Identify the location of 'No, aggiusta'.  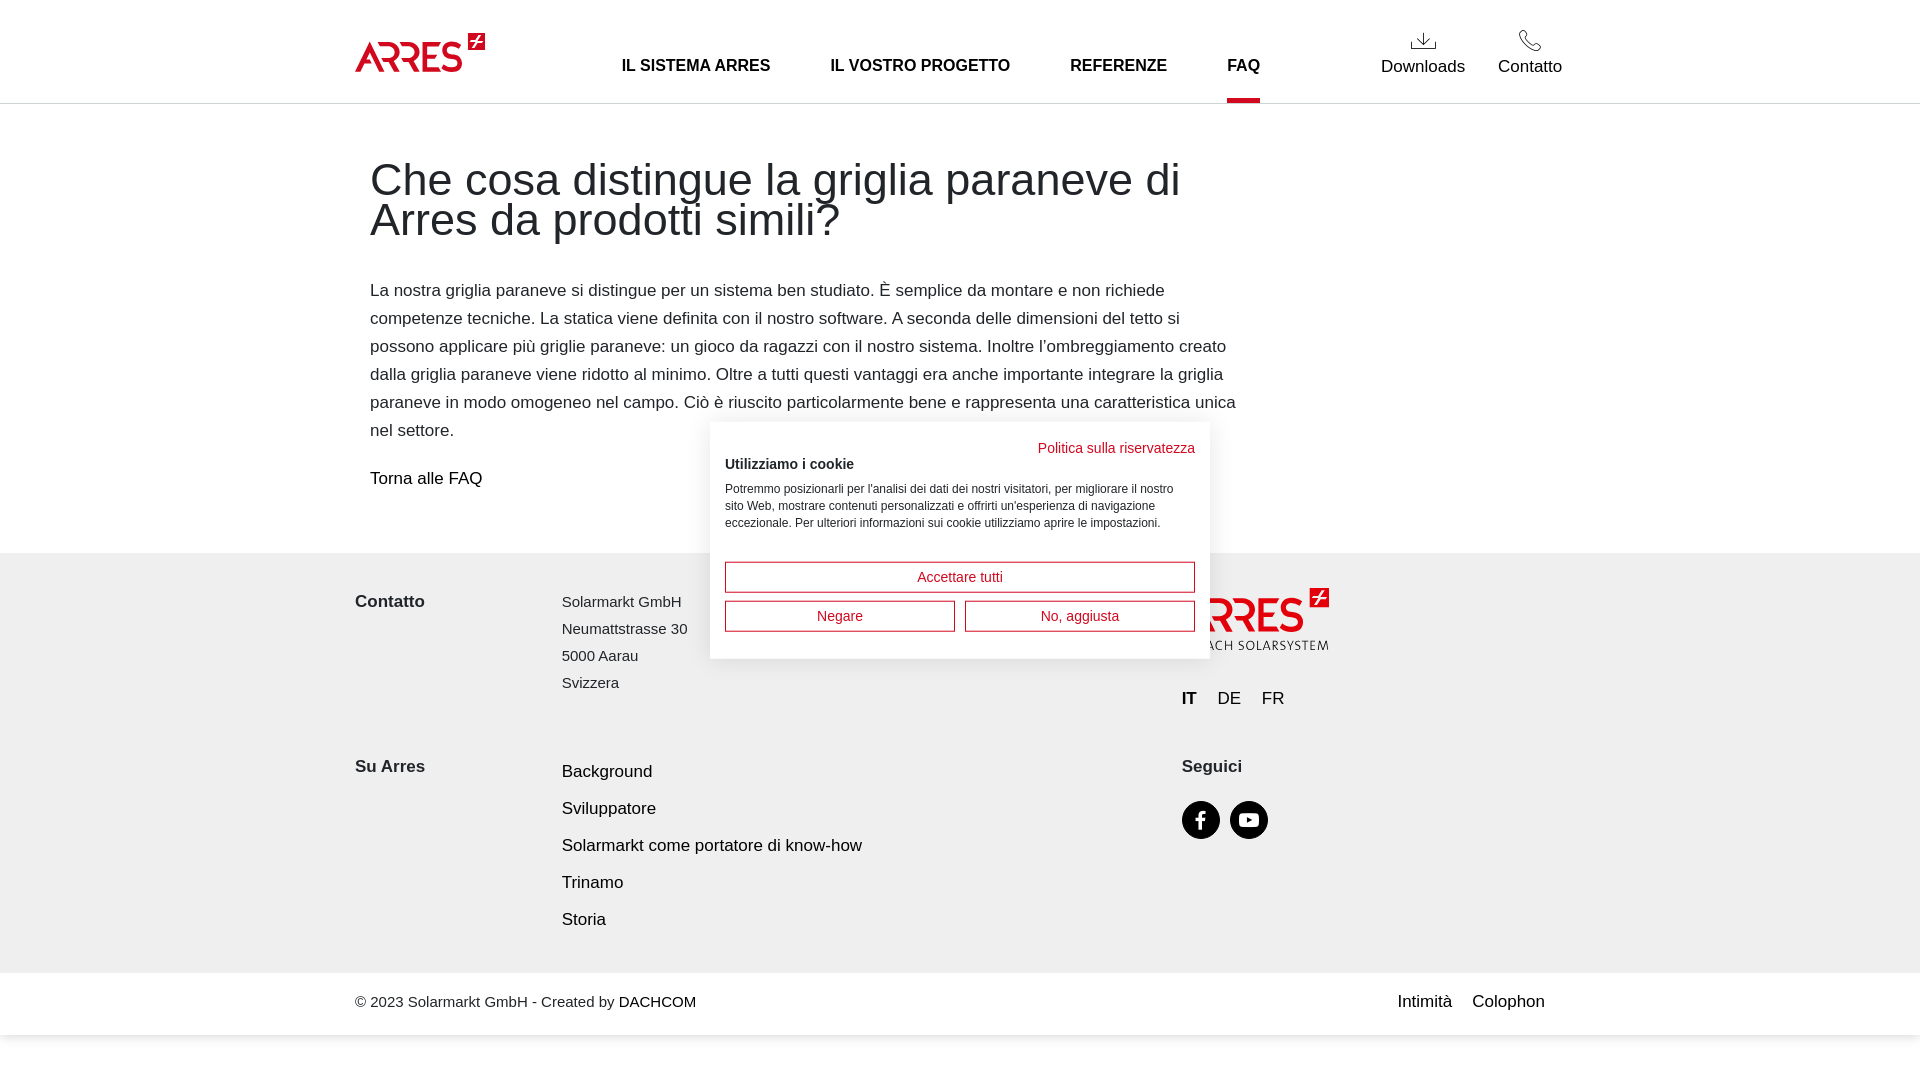
(1079, 614).